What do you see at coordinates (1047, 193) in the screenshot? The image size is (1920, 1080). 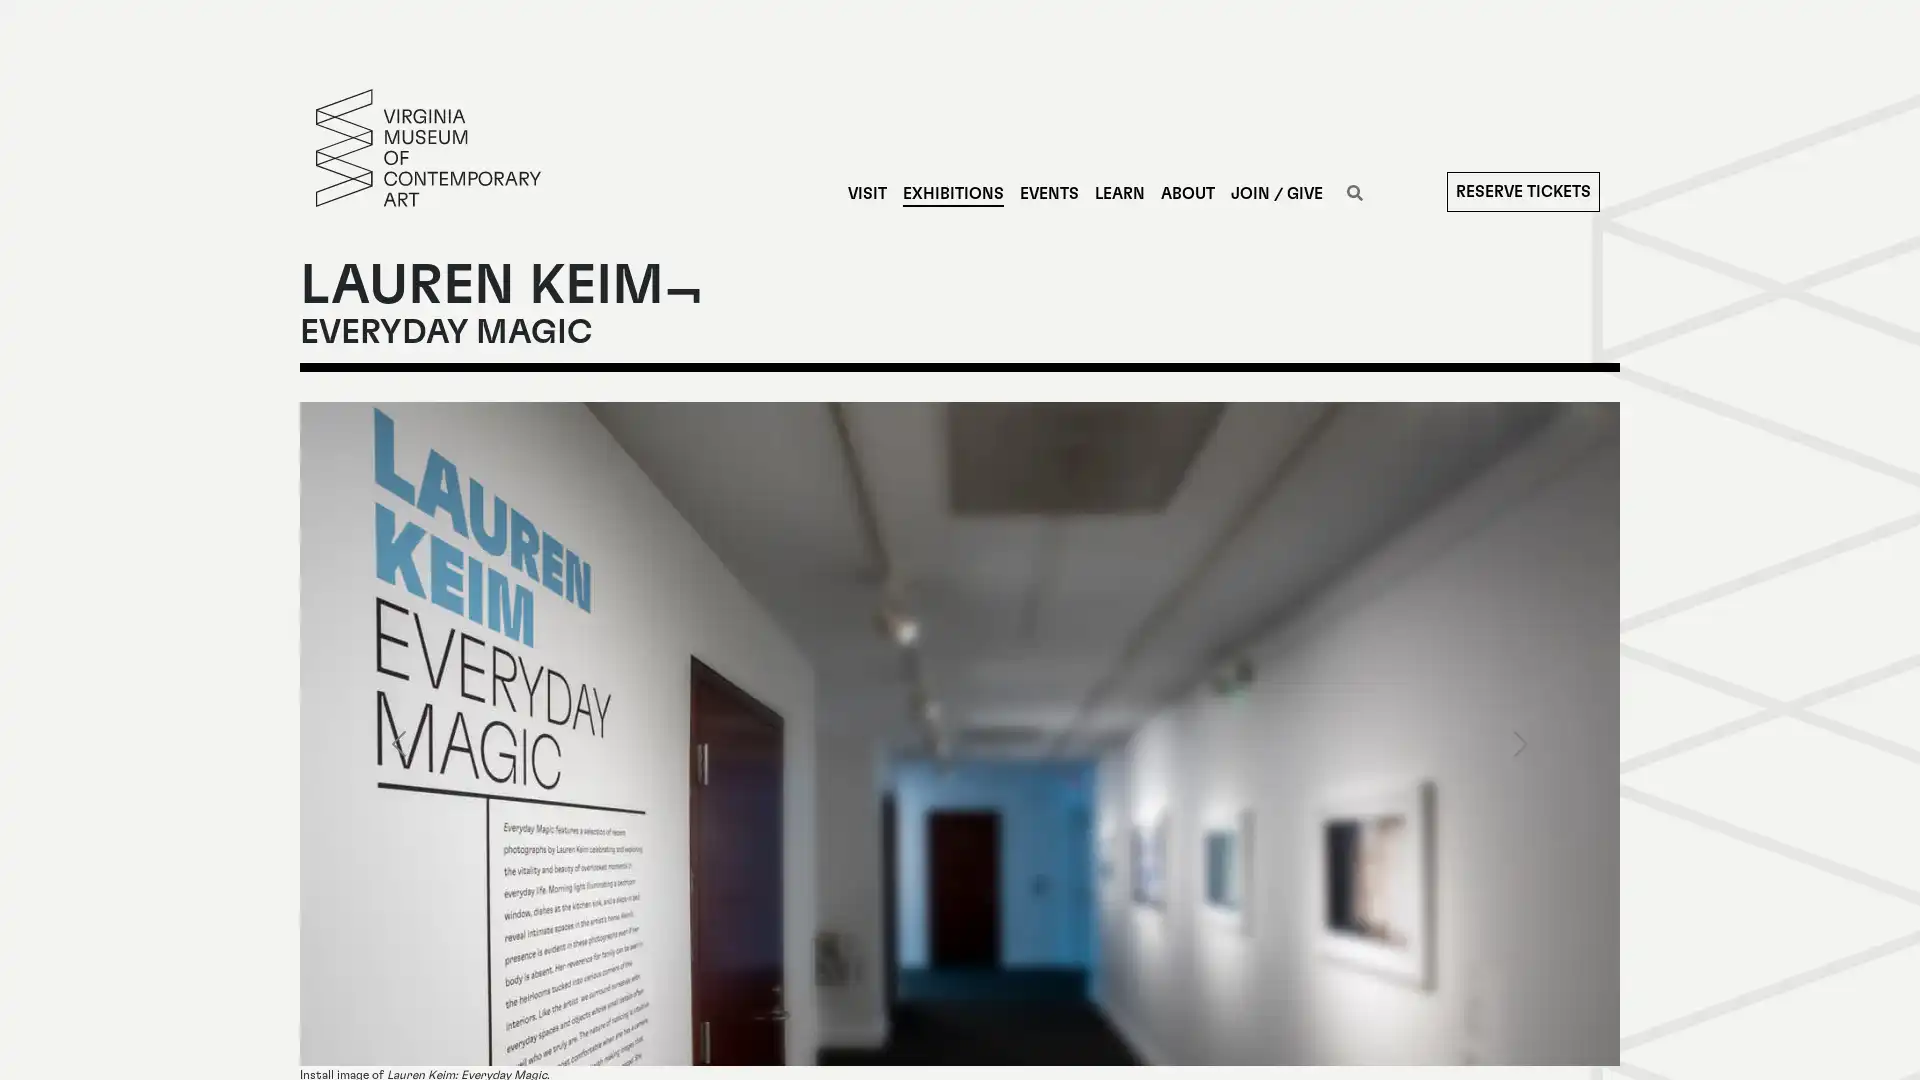 I see `EVENTS` at bounding box center [1047, 193].